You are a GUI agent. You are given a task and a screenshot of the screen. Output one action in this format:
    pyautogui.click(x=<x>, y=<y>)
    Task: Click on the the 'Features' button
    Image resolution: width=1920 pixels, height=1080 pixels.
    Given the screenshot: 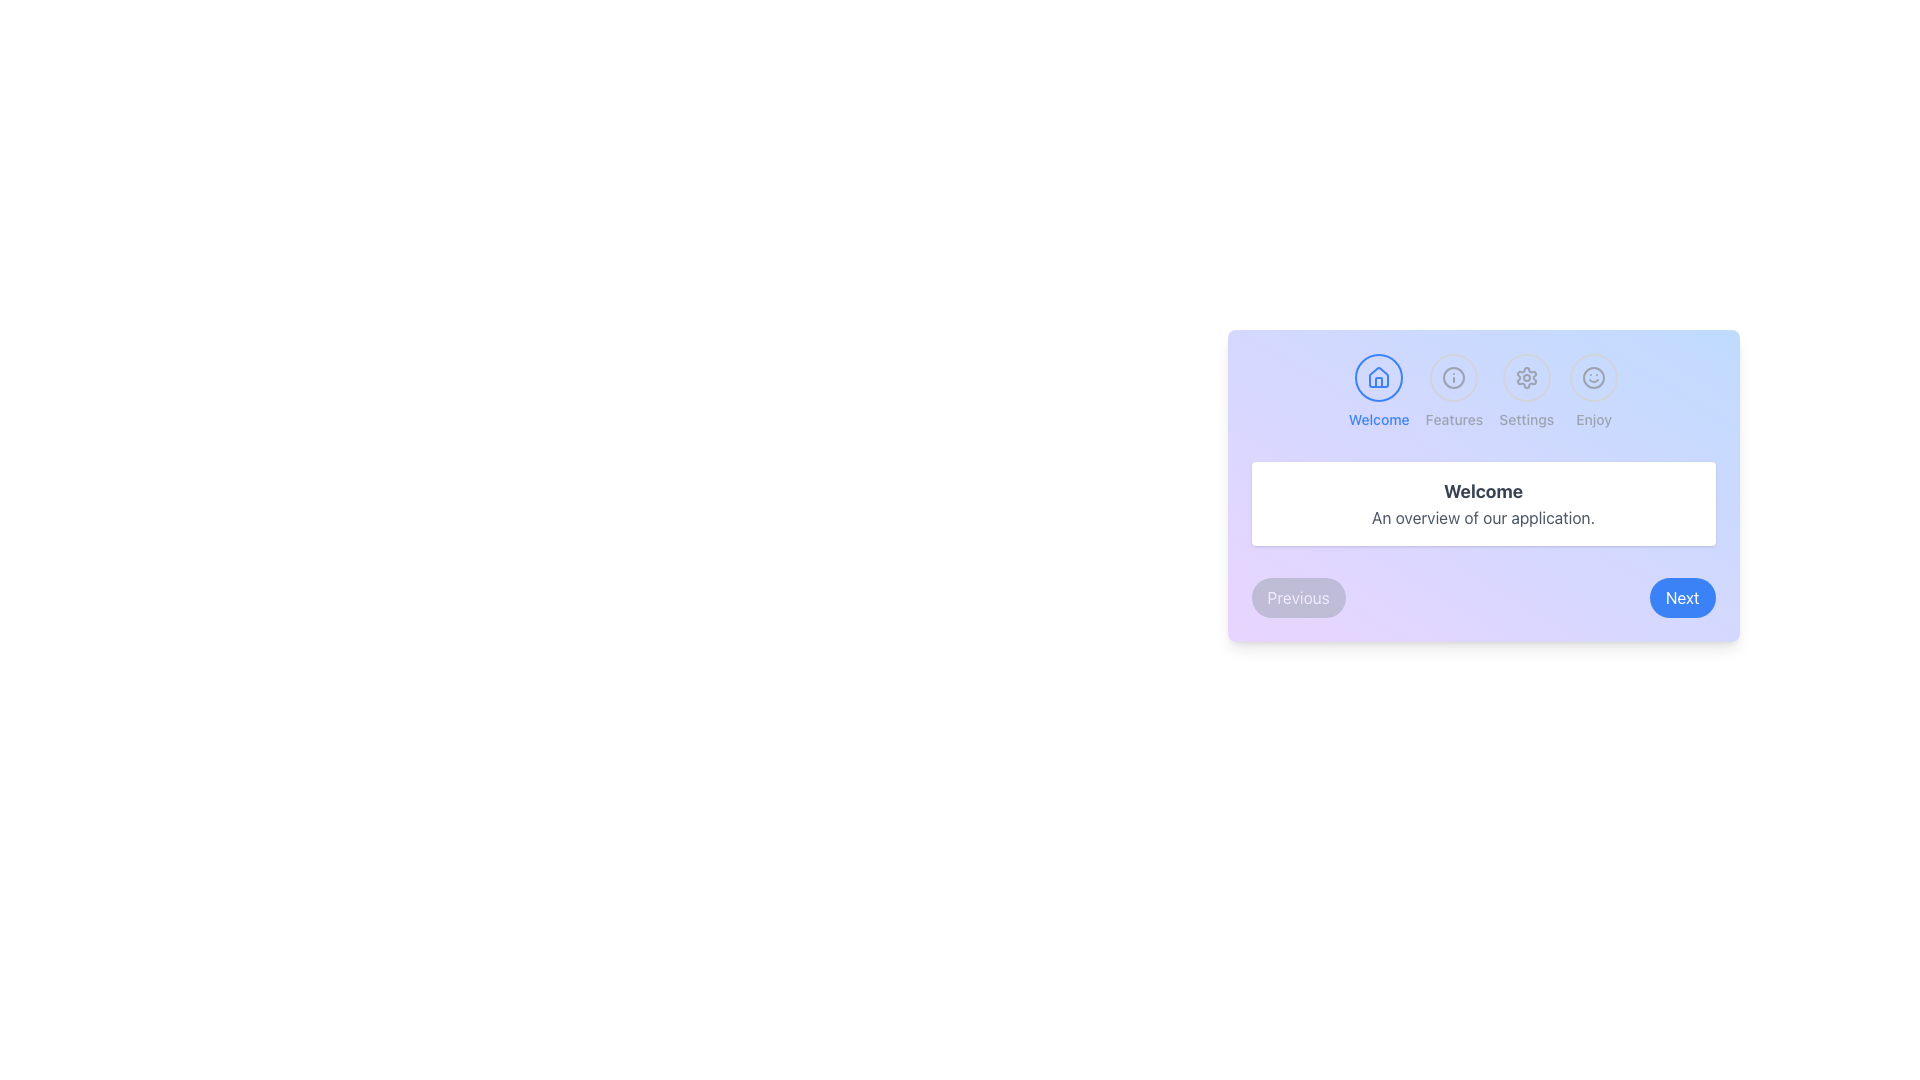 What is the action you would take?
    pyautogui.click(x=1454, y=392)
    